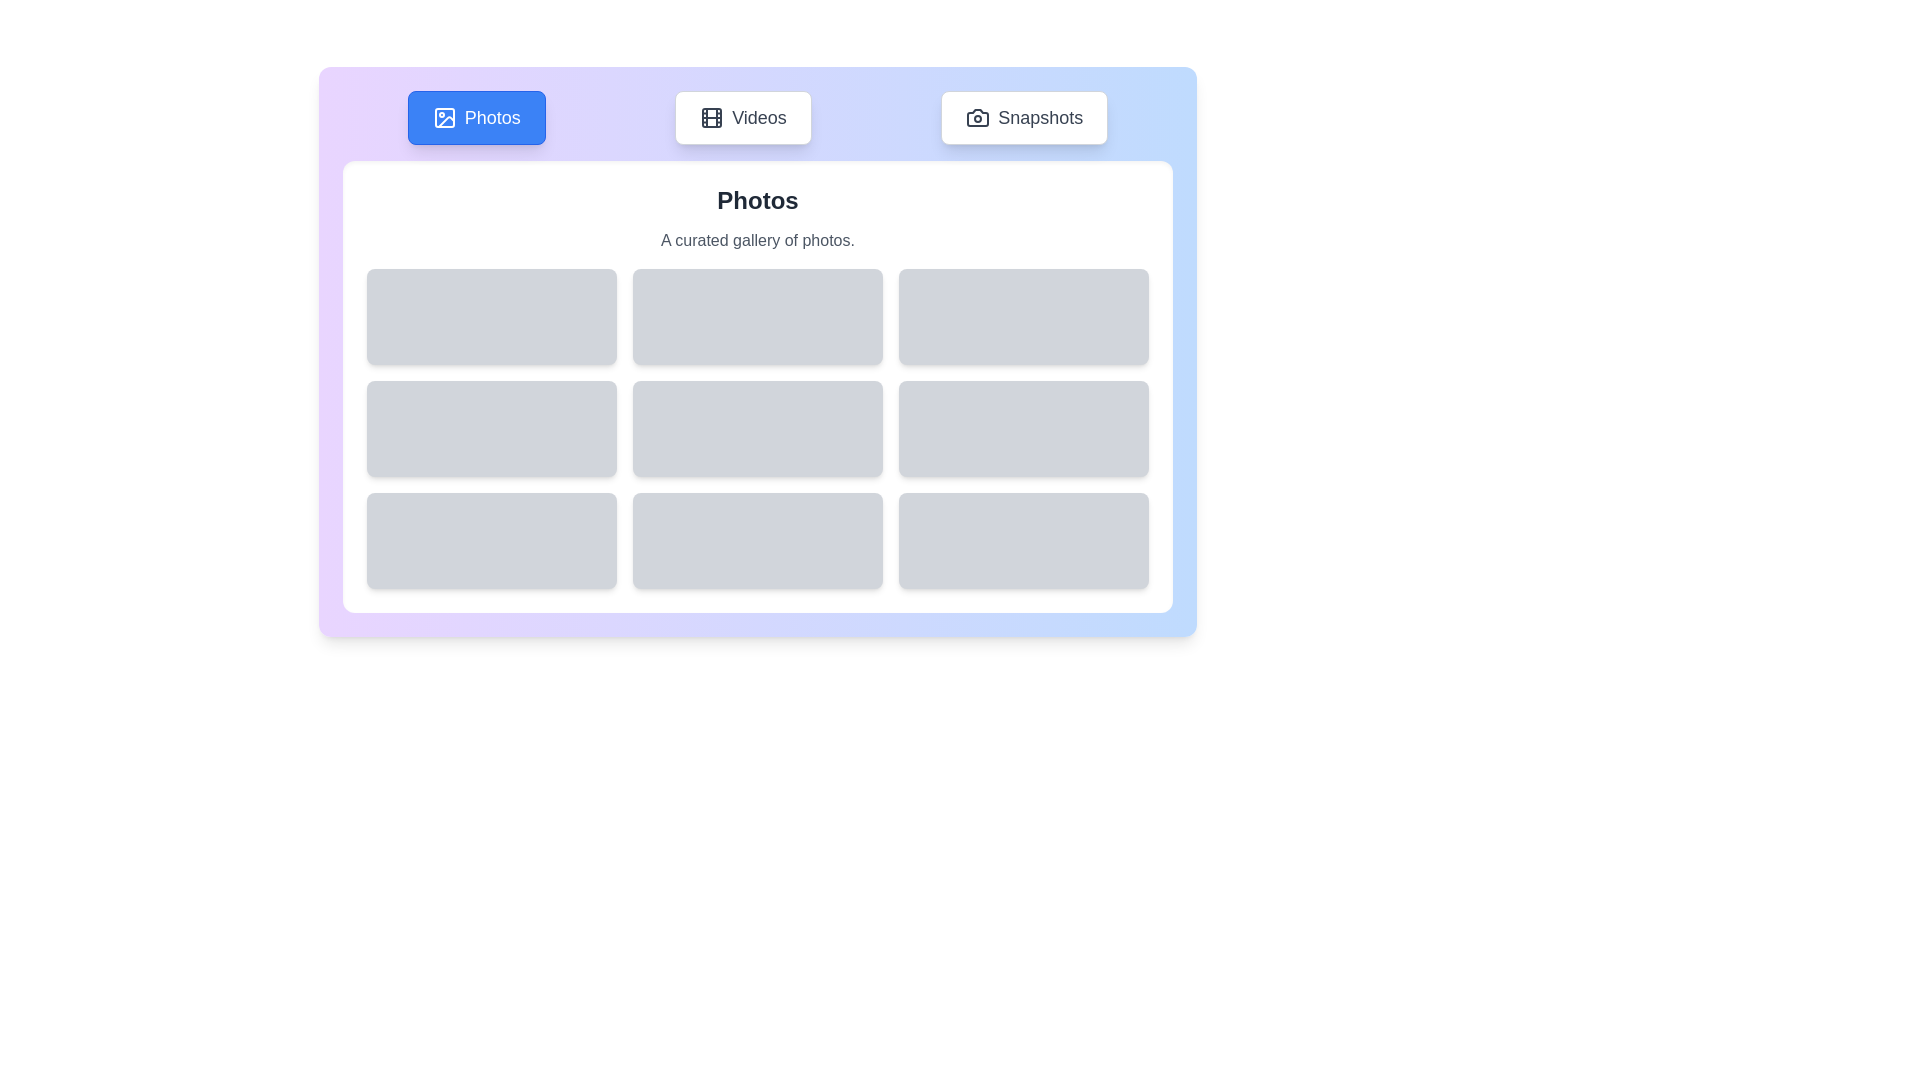 Image resolution: width=1920 pixels, height=1080 pixels. What do you see at coordinates (1024, 118) in the screenshot?
I see `the Snapshots tab by clicking its button` at bounding box center [1024, 118].